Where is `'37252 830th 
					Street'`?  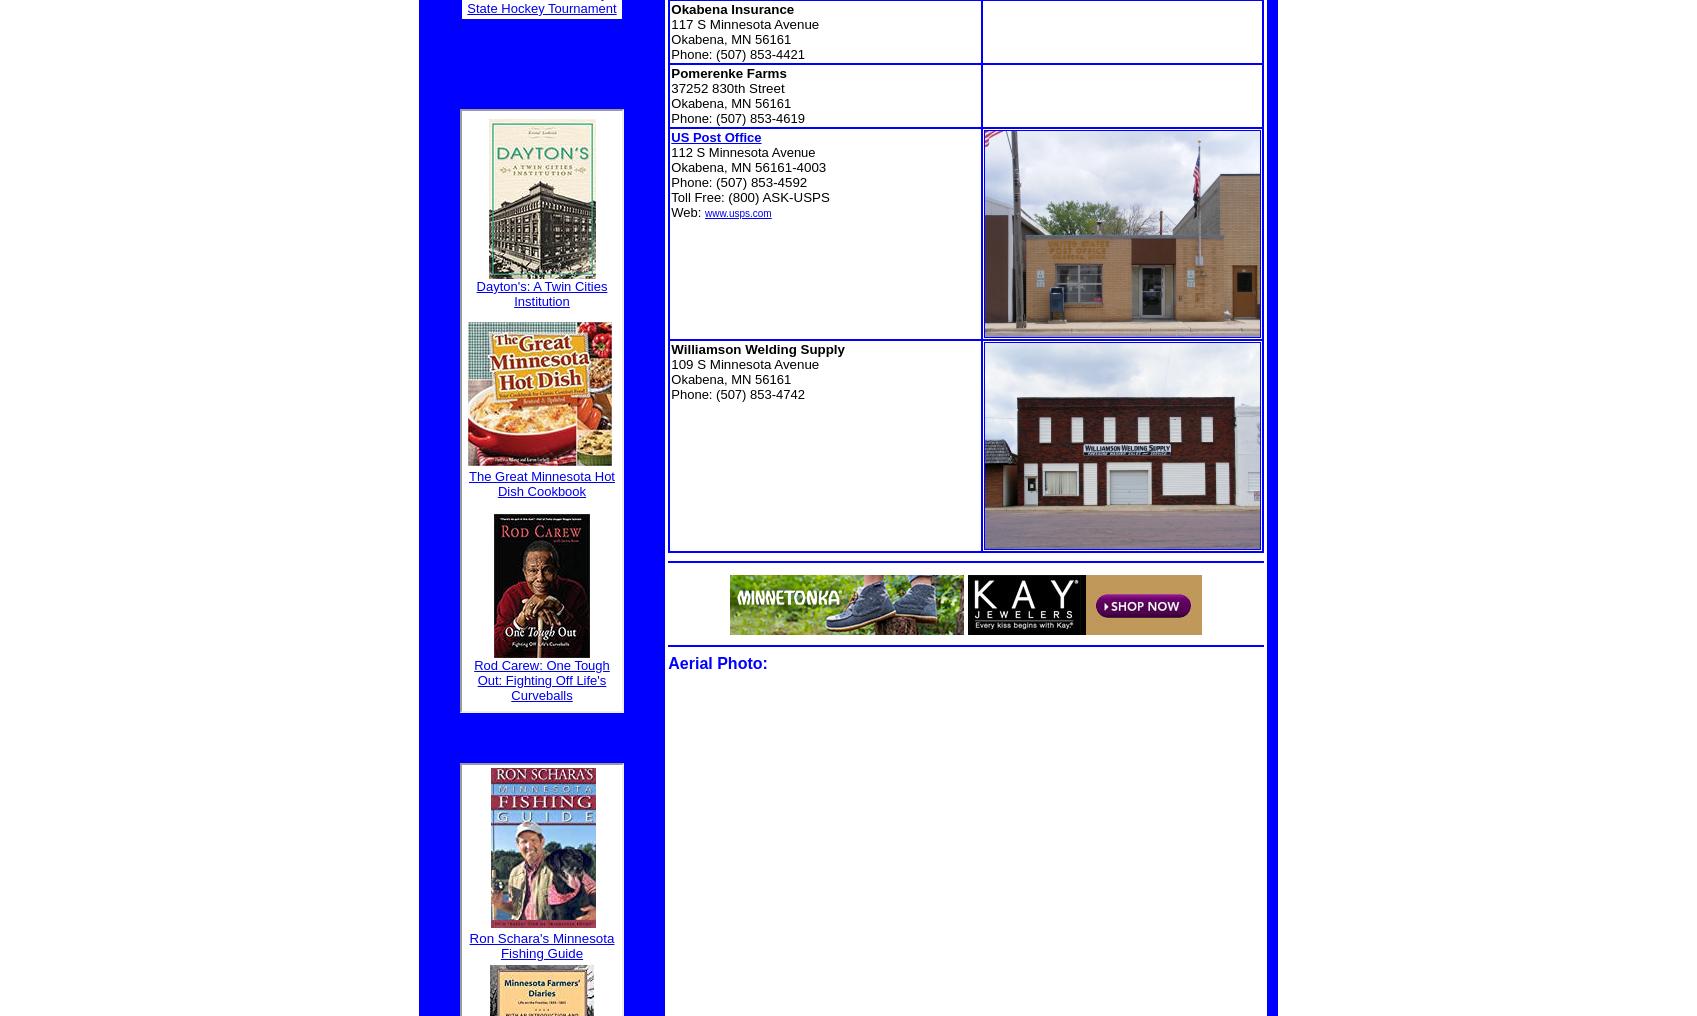 '37252 830th 
					Street' is located at coordinates (670, 88).